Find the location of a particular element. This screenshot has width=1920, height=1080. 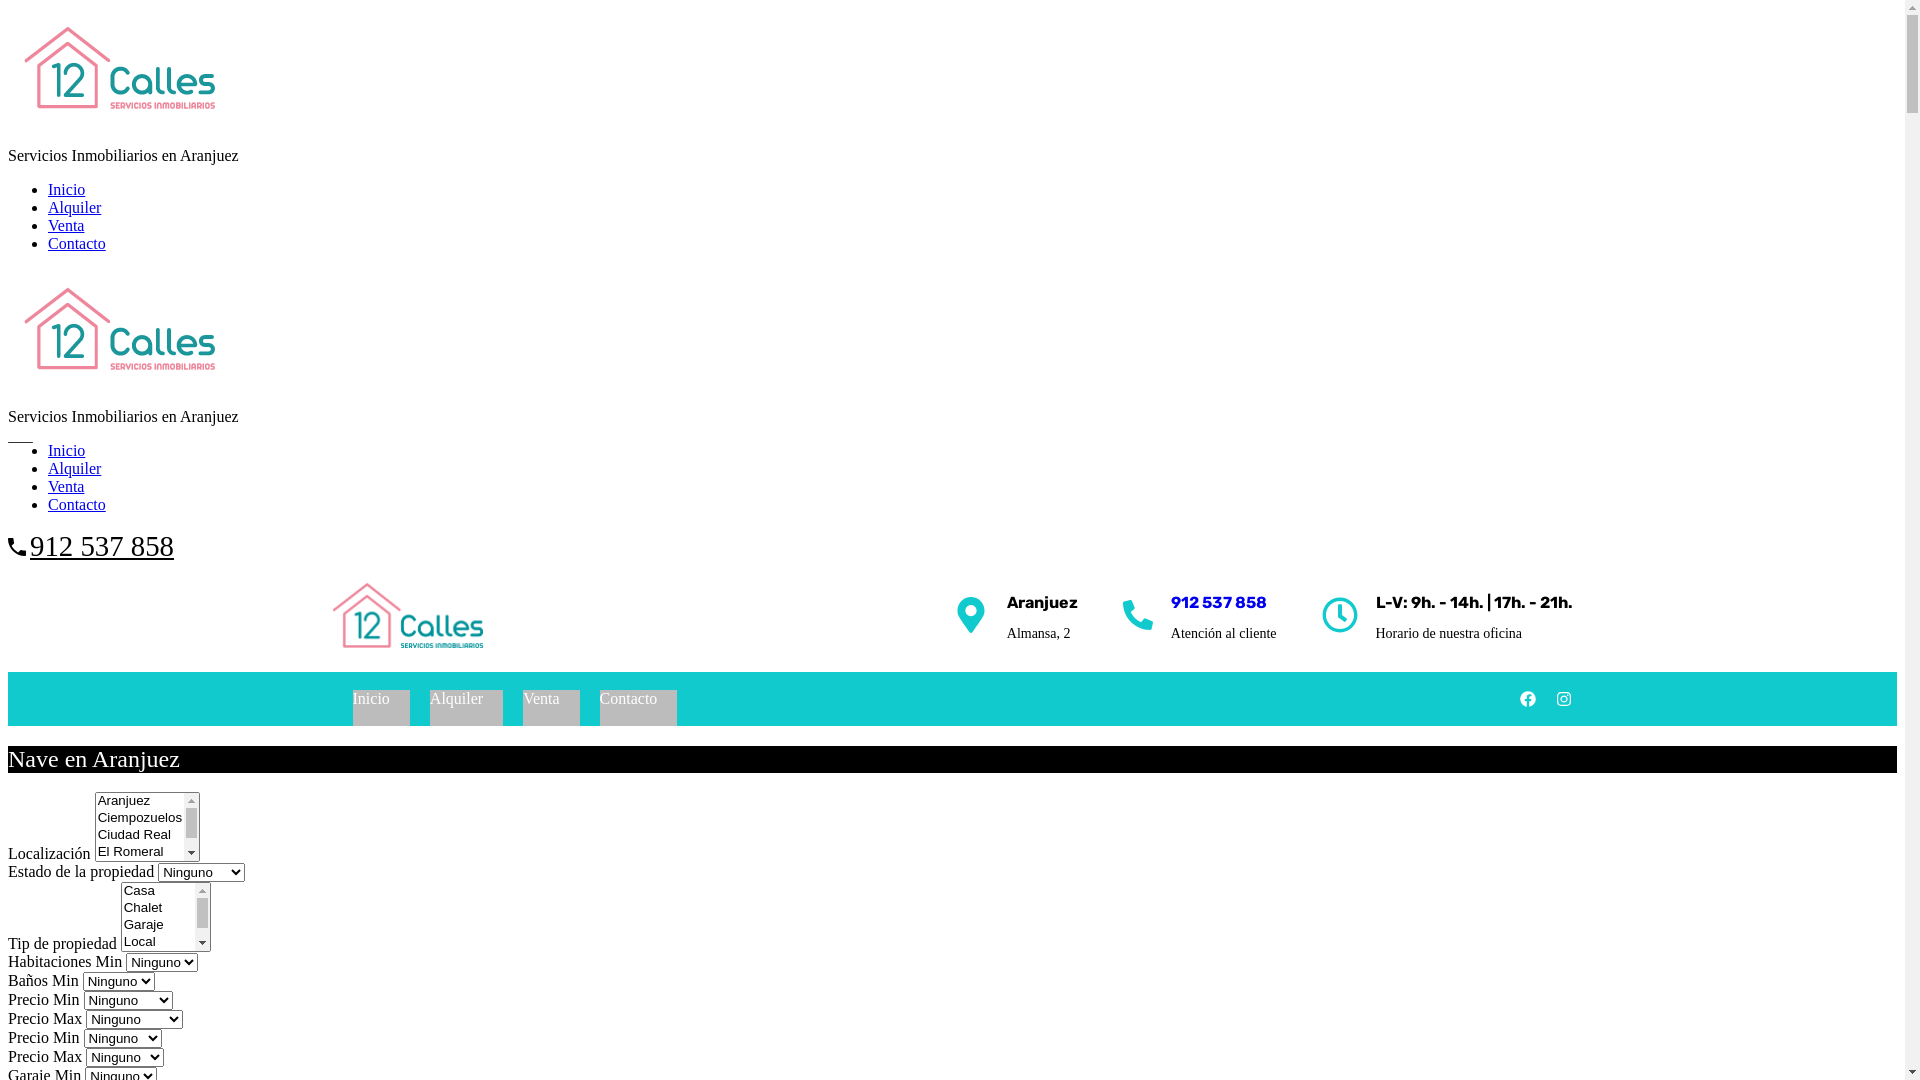

'Inicio' is located at coordinates (66, 450).